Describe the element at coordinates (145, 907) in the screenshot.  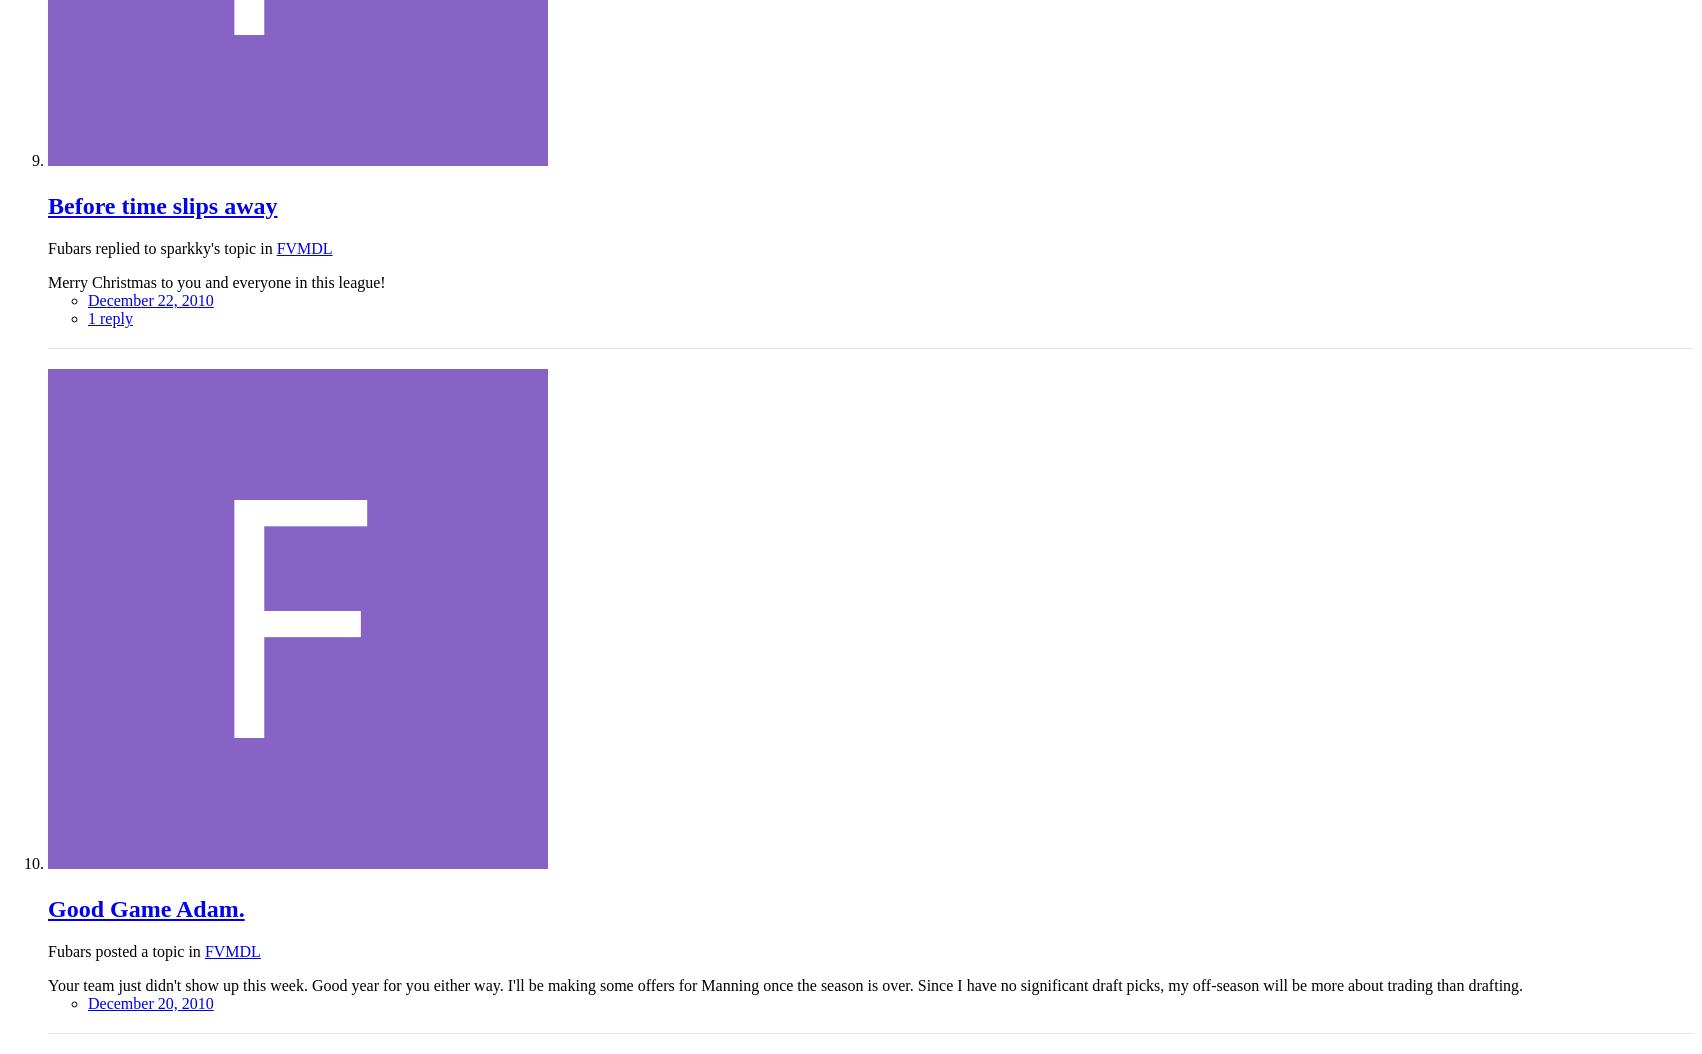
I see `'Good Game Adam.'` at that location.